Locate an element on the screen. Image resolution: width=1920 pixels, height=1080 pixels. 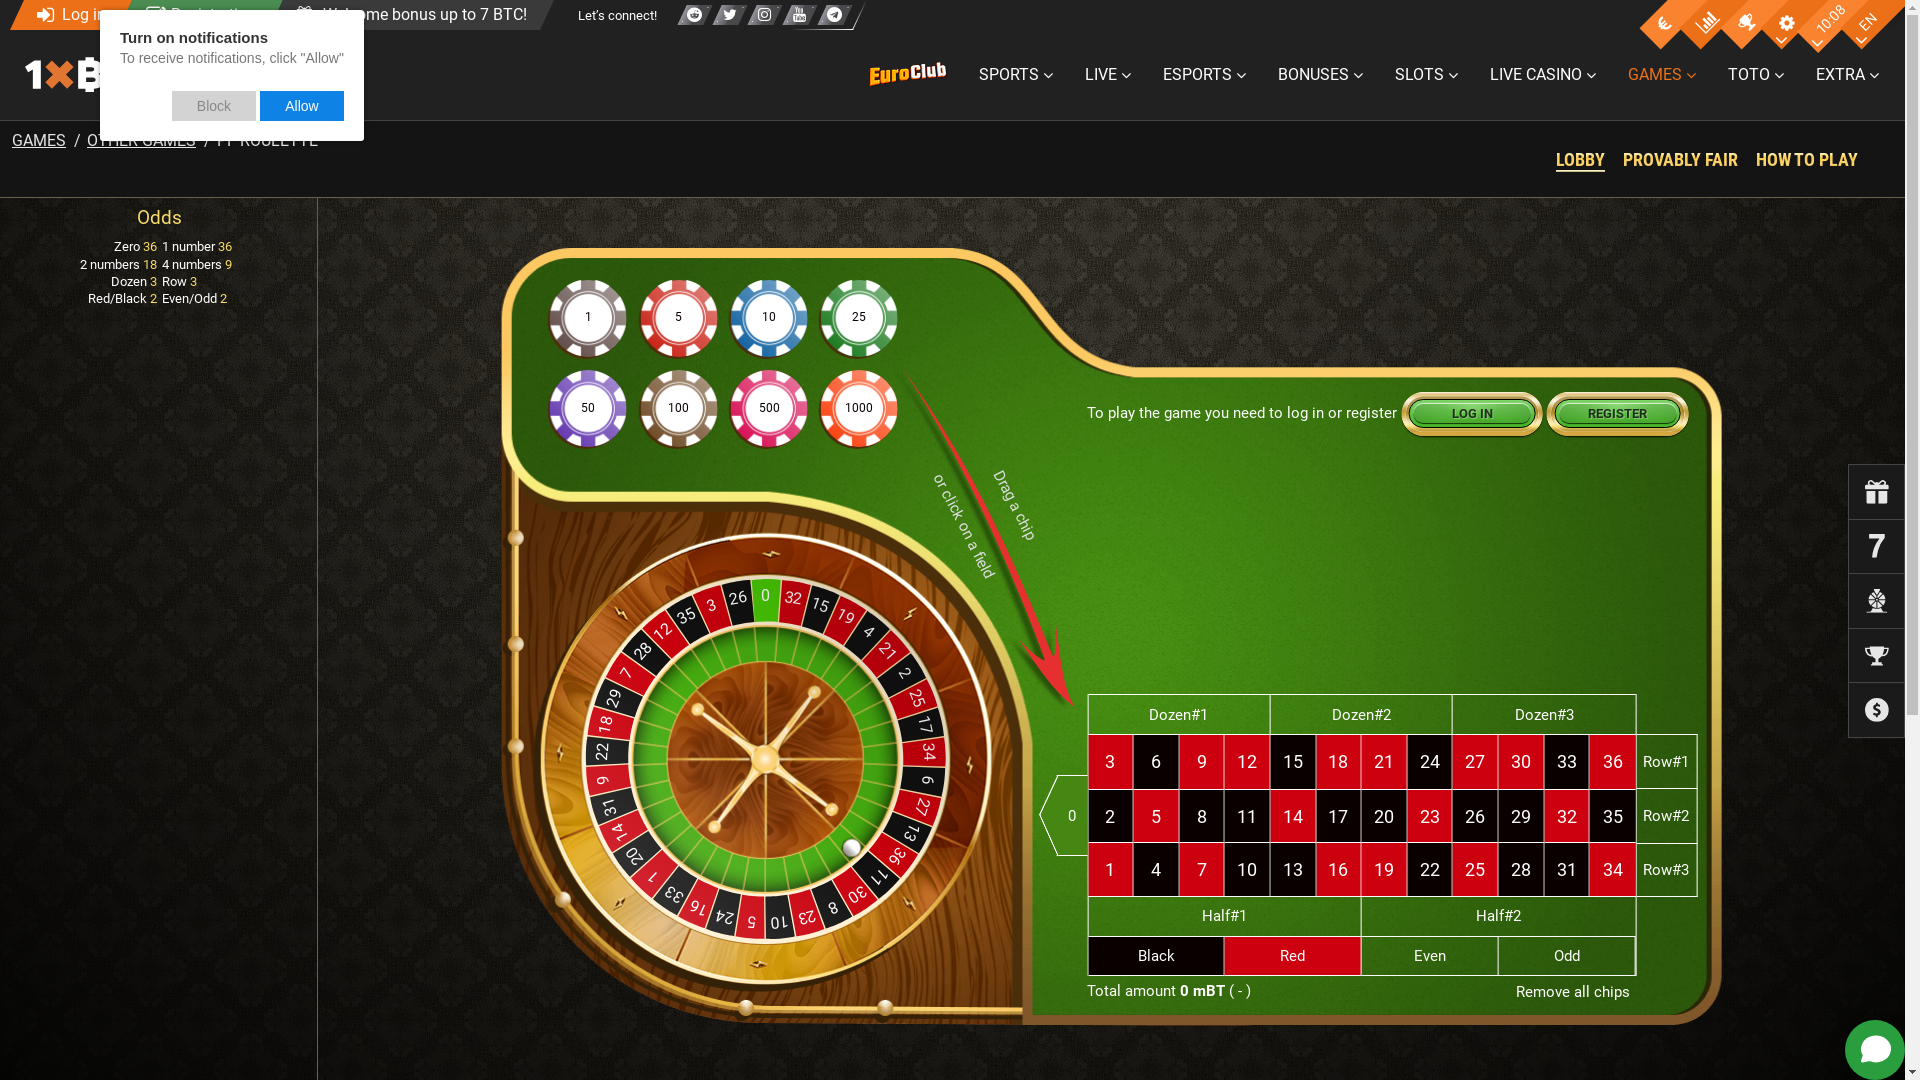
'BONUSES' is located at coordinates (1320, 73).